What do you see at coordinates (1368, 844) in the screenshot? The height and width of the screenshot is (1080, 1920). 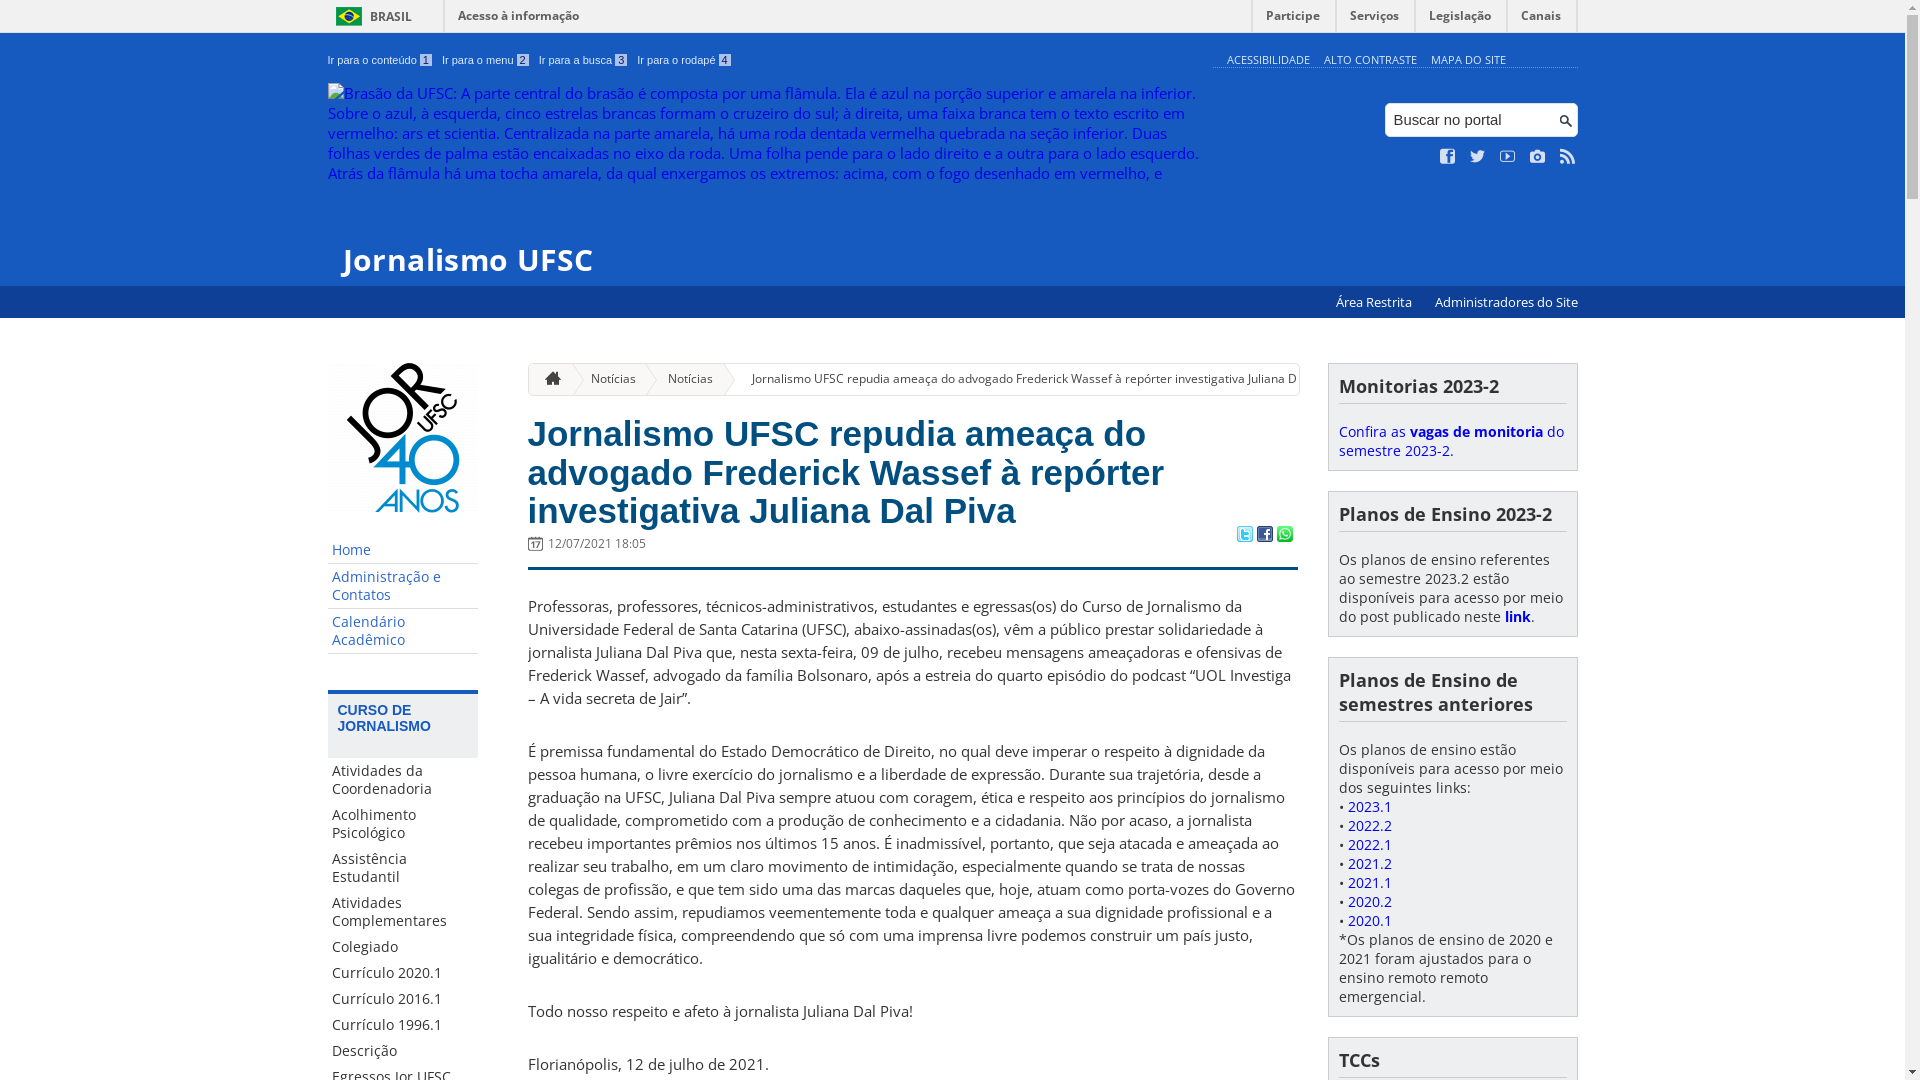 I see `'2022.1'` at bounding box center [1368, 844].